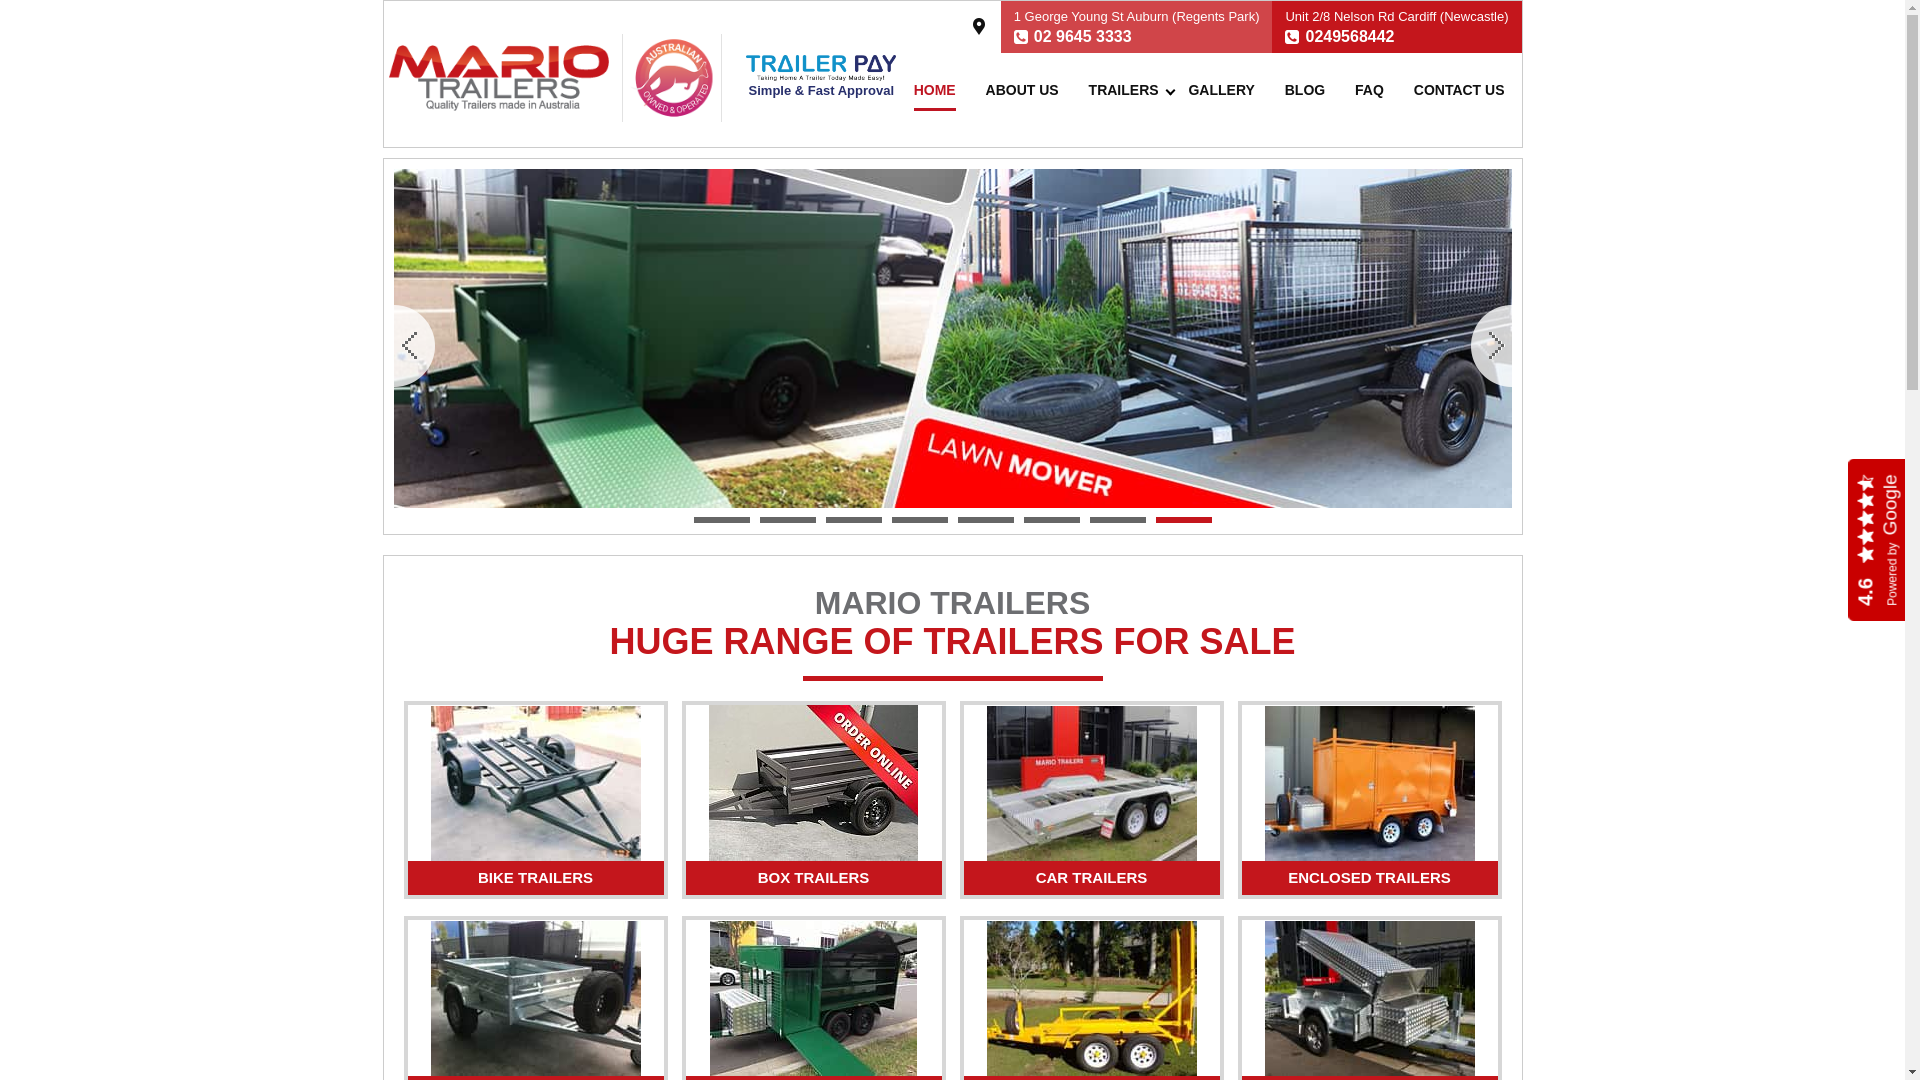  What do you see at coordinates (786, 519) in the screenshot?
I see `'2'` at bounding box center [786, 519].